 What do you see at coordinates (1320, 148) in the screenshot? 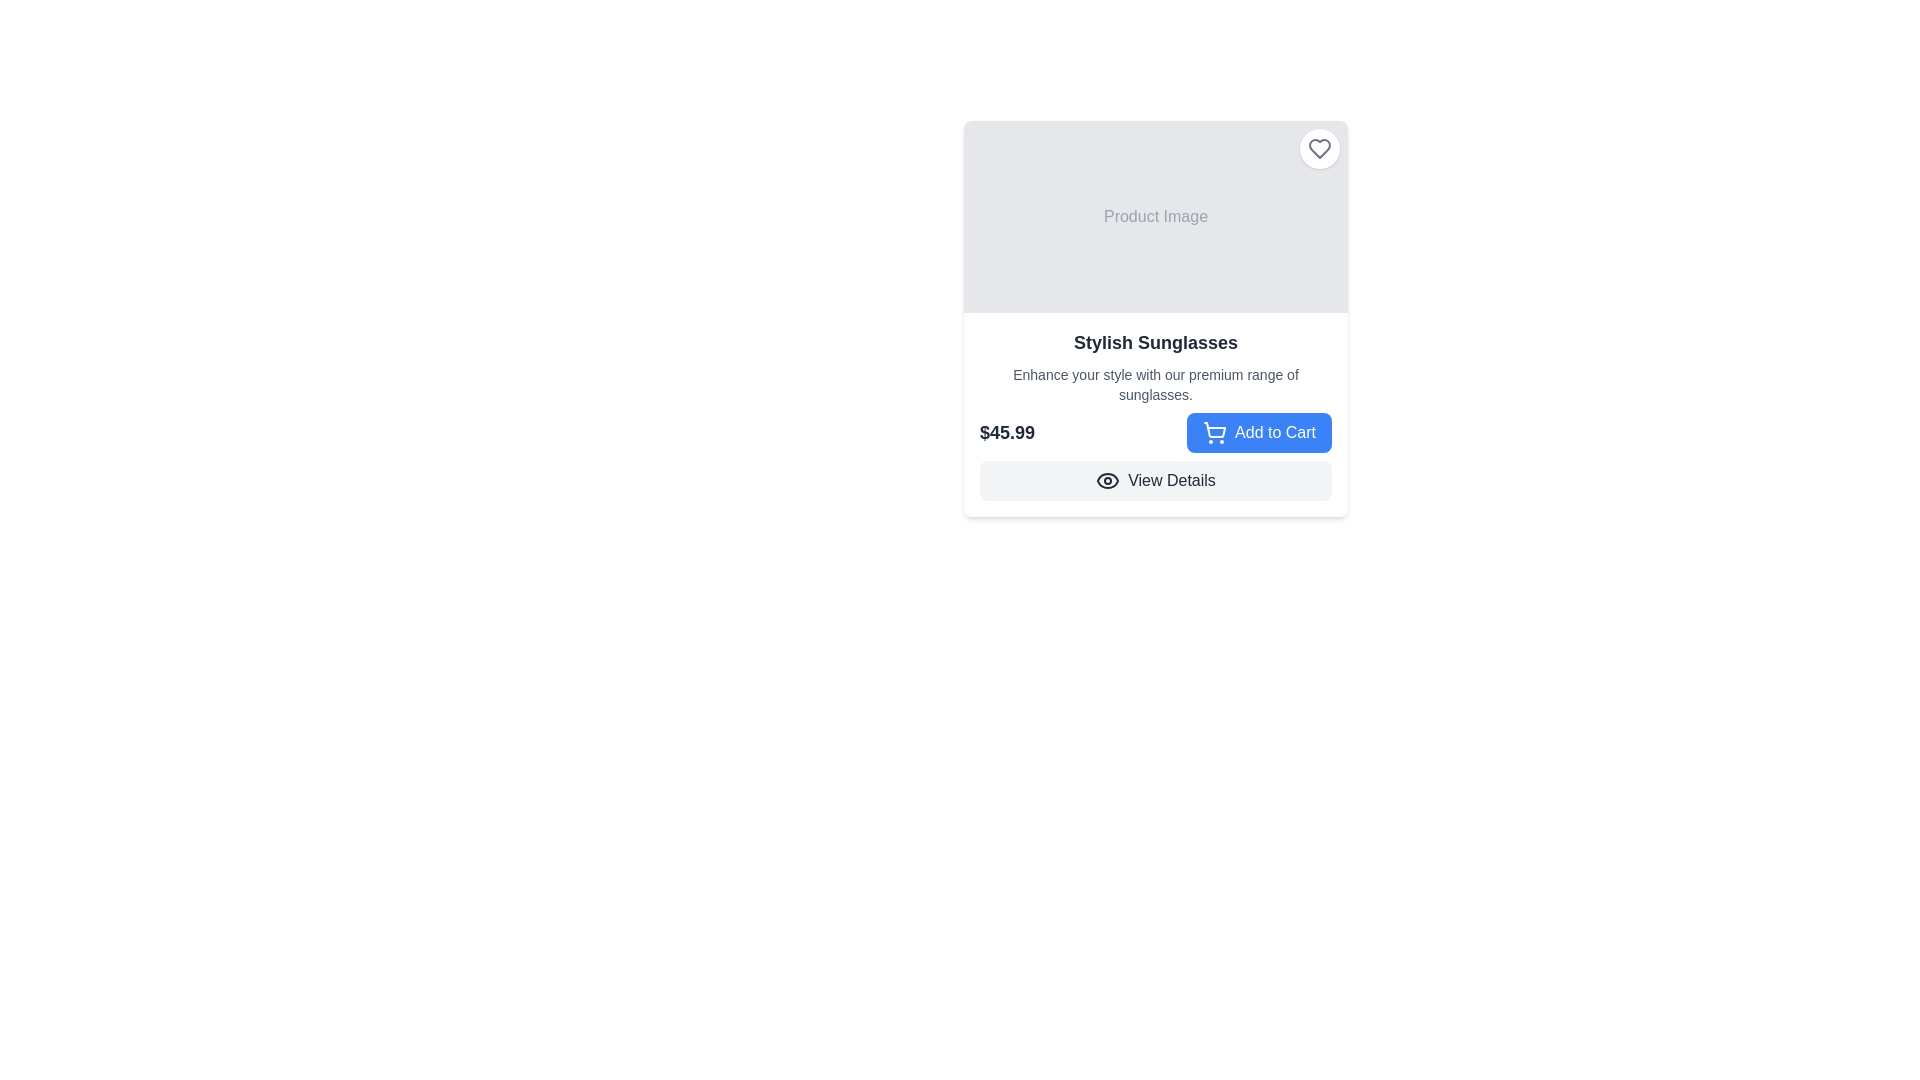
I see `the circular button with a white background and heart icon, located at the top-right corner of the product image section` at bounding box center [1320, 148].